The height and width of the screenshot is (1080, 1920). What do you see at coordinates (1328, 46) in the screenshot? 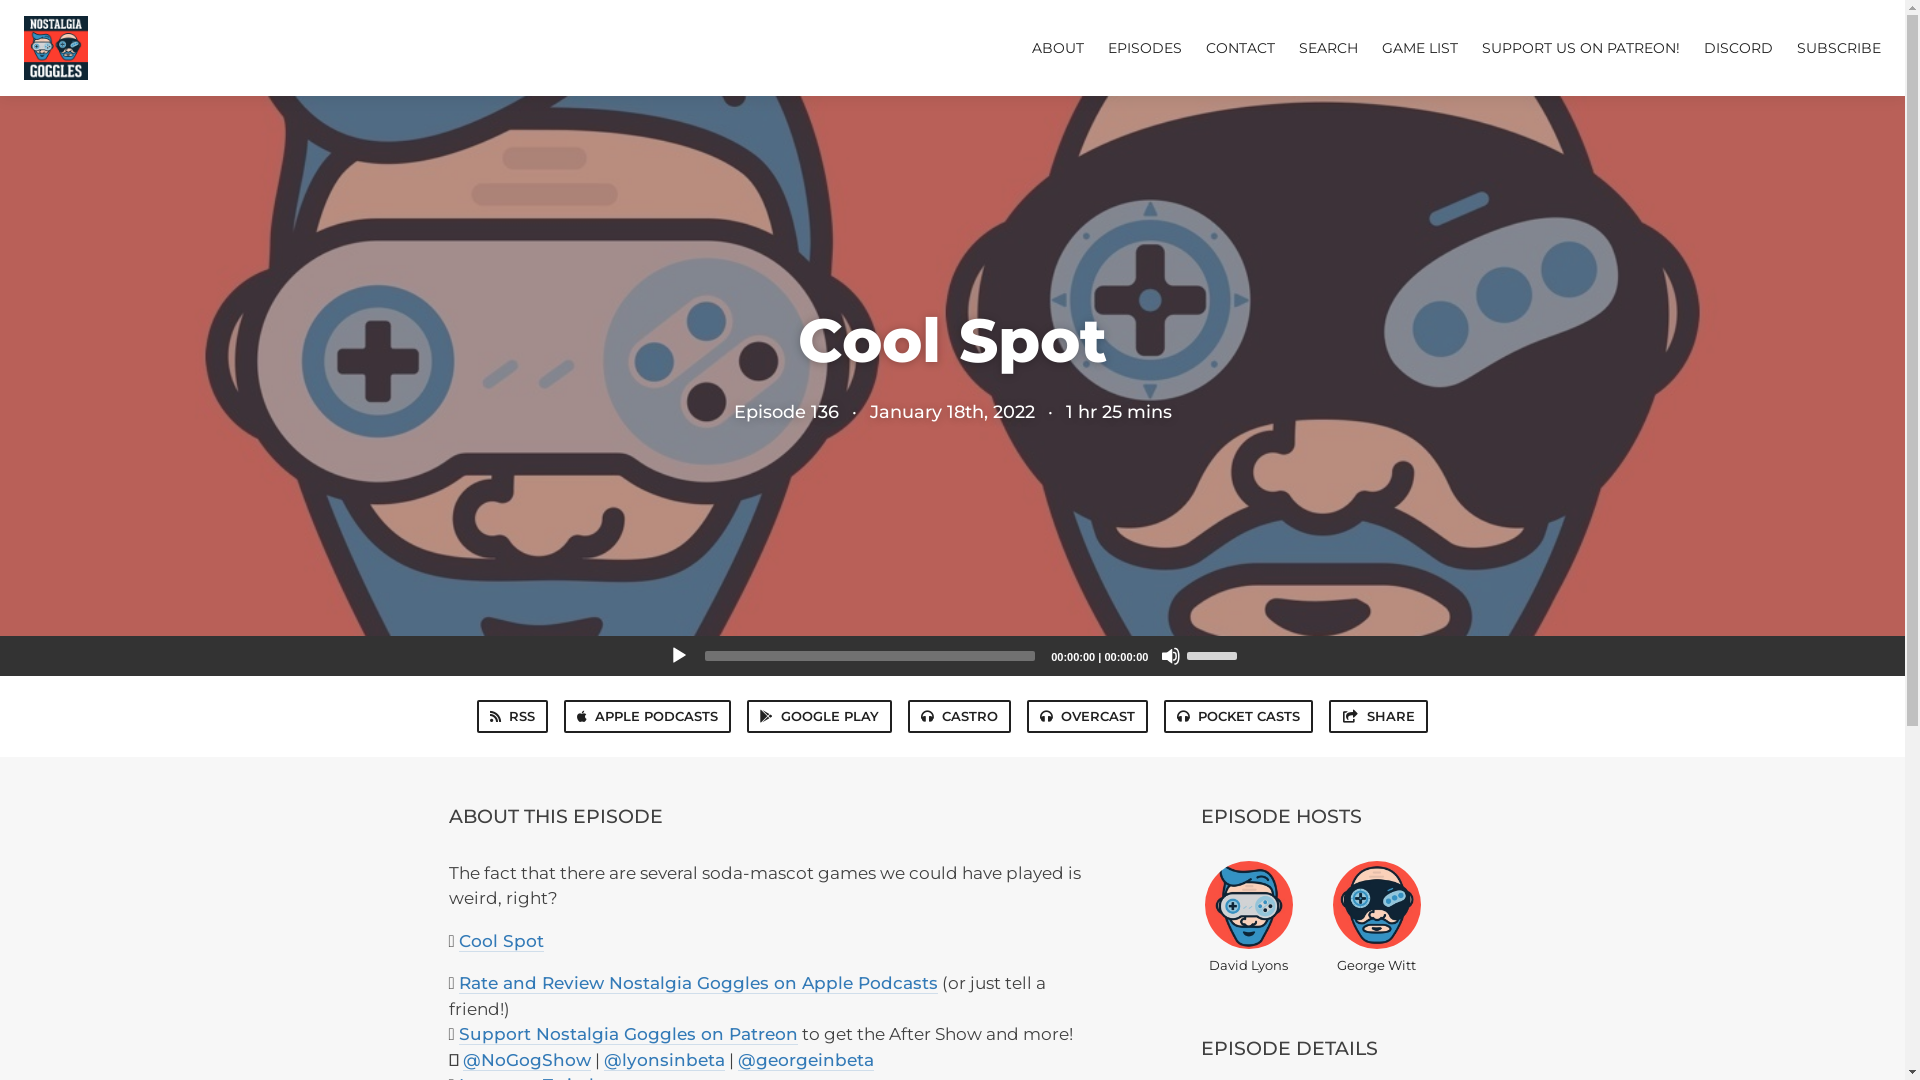
I see `'SEARCH'` at bounding box center [1328, 46].